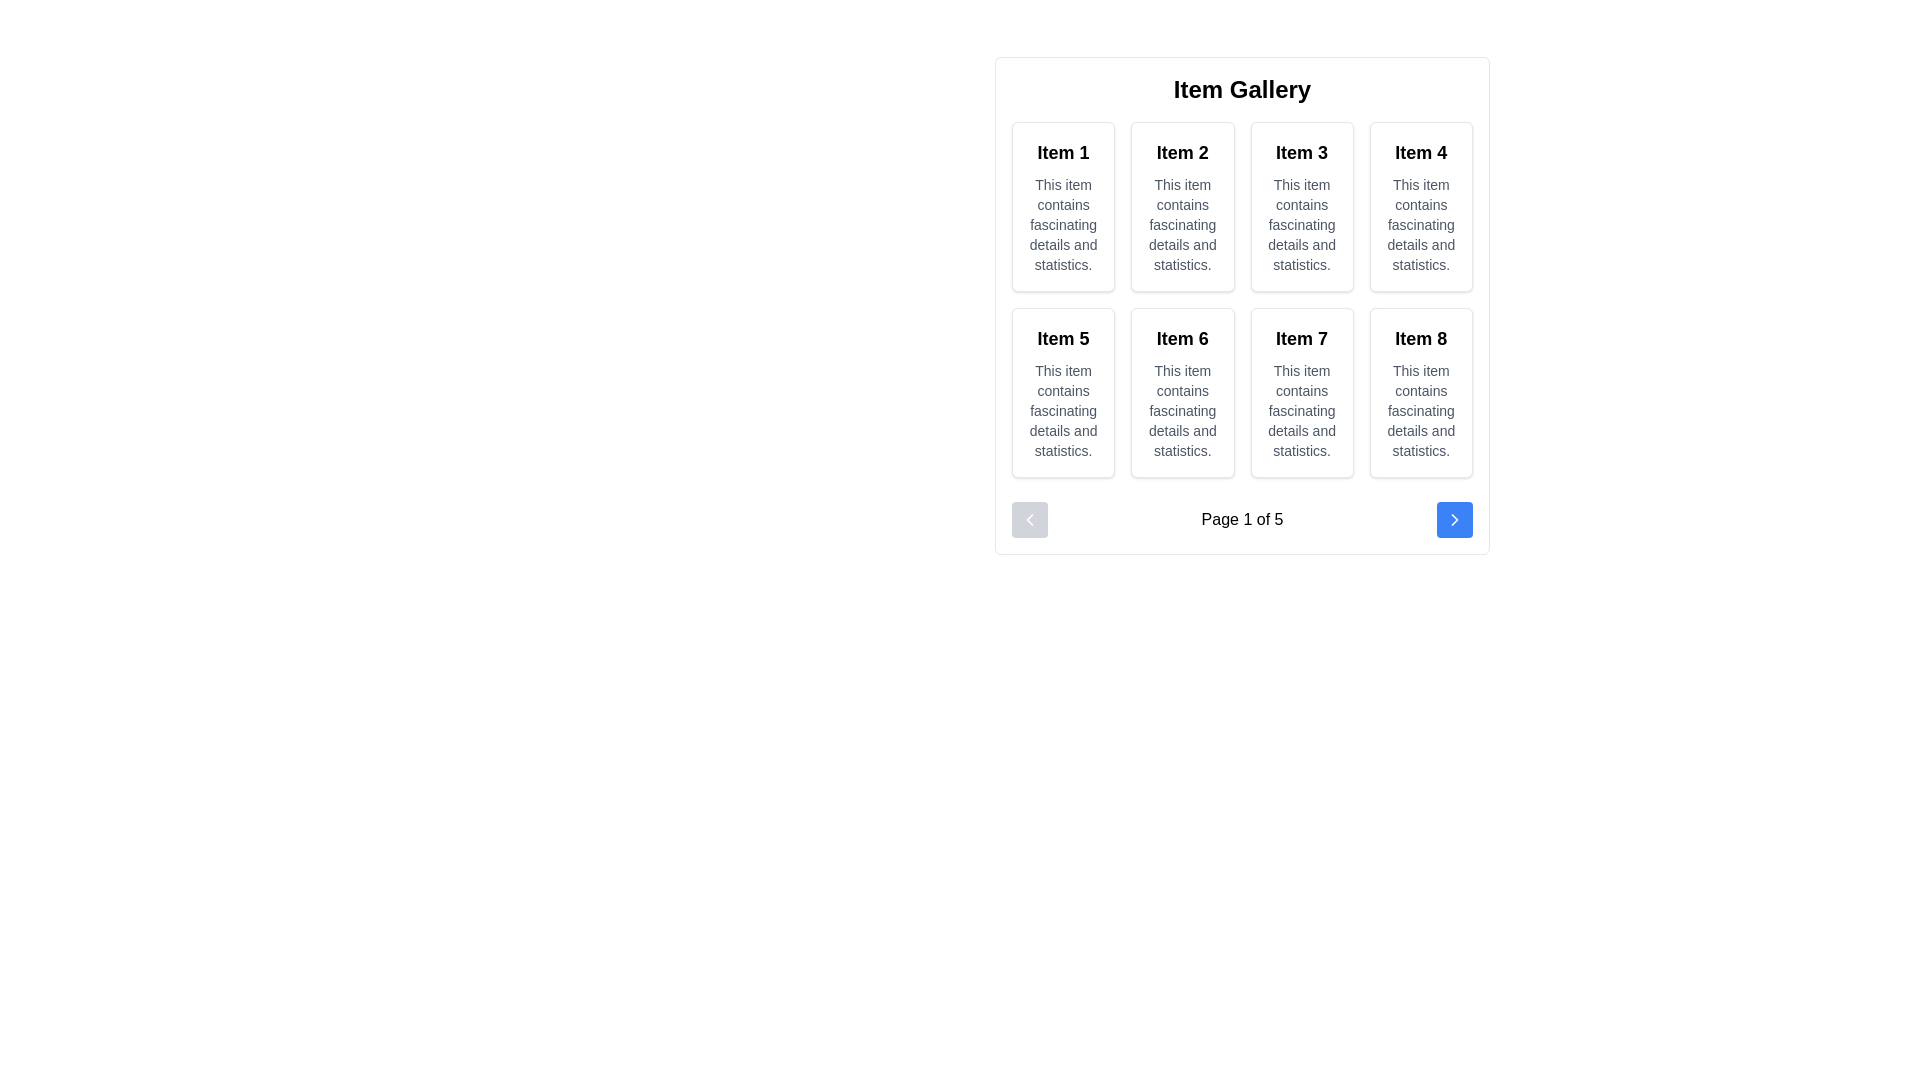 The image size is (1920, 1080). What do you see at coordinates (1420, 338) in the screenshot?
I see `text label displaying 'Item 8' located at the top center of the last card in the second row, which is bold and in a larger font size` at bounding box center [1420, 338].